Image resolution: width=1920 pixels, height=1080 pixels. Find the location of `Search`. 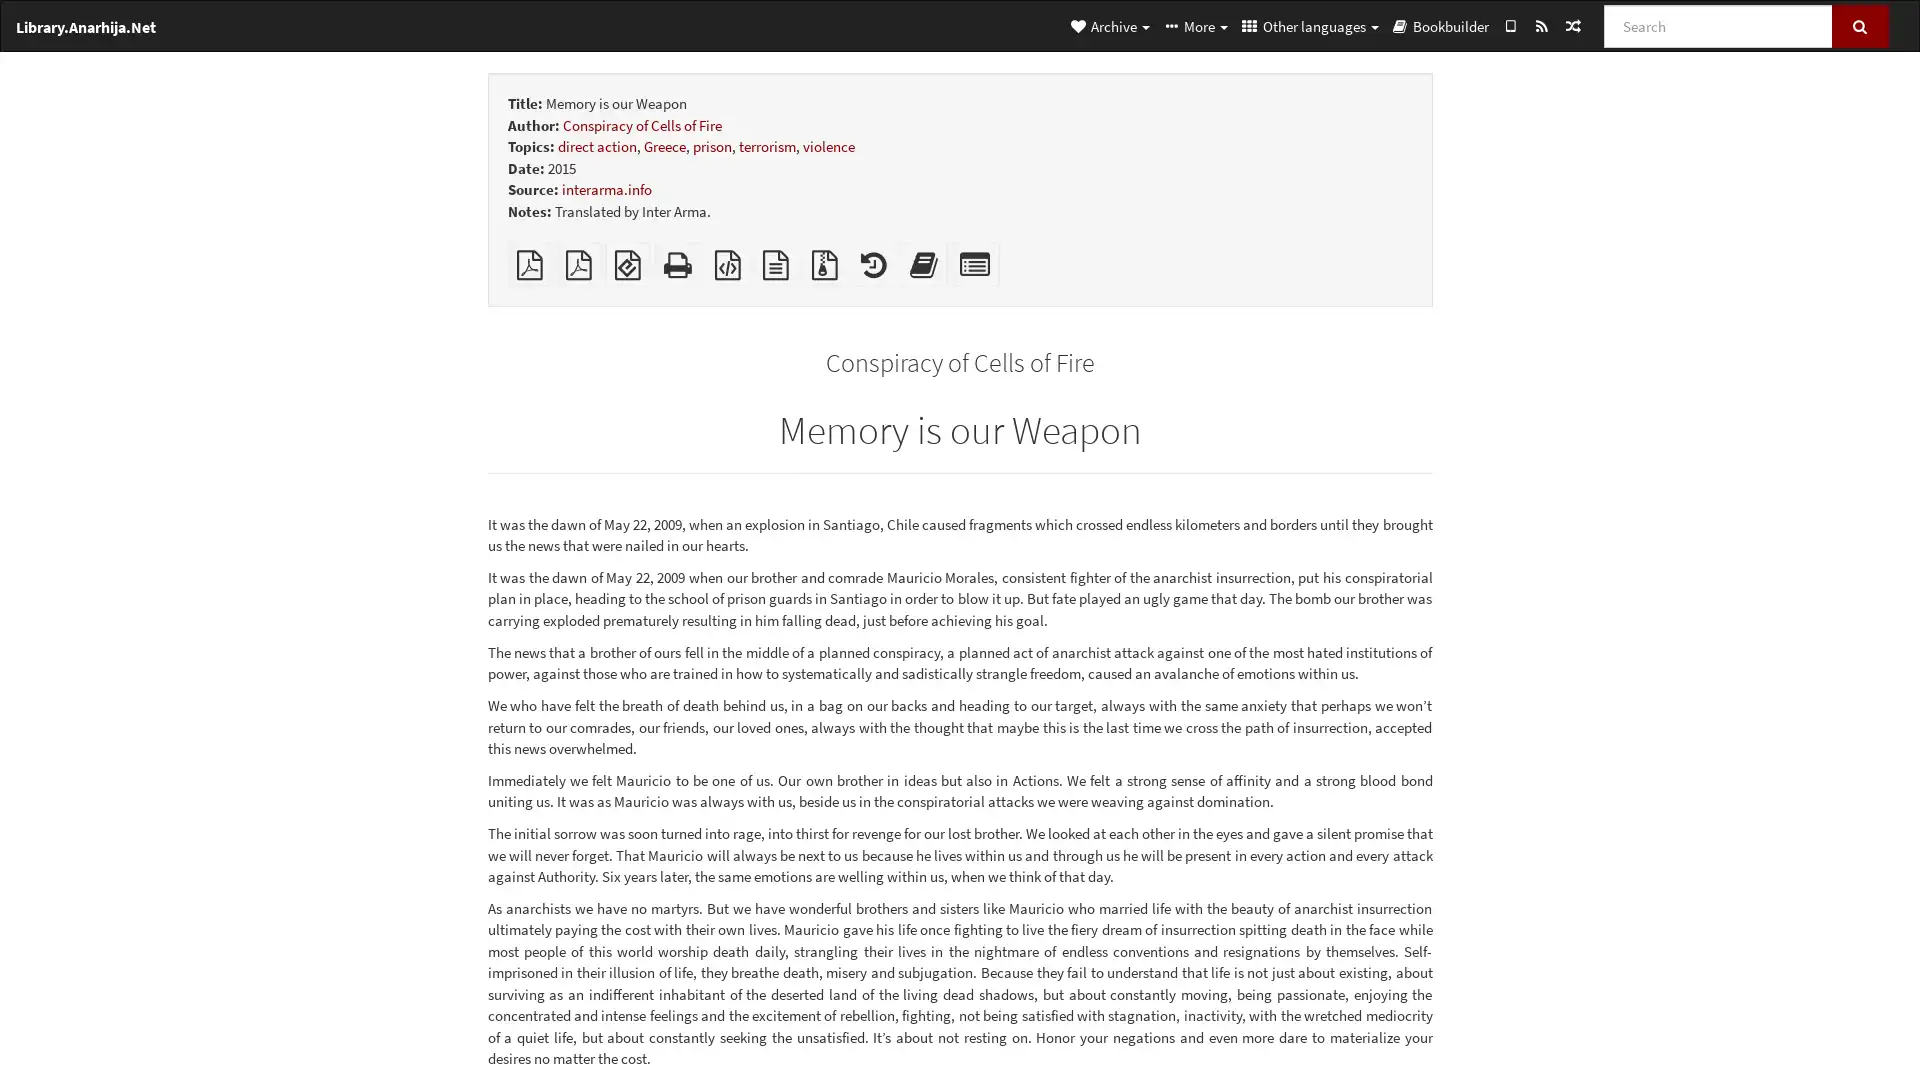

Search is located at coordinates (1859, 25).